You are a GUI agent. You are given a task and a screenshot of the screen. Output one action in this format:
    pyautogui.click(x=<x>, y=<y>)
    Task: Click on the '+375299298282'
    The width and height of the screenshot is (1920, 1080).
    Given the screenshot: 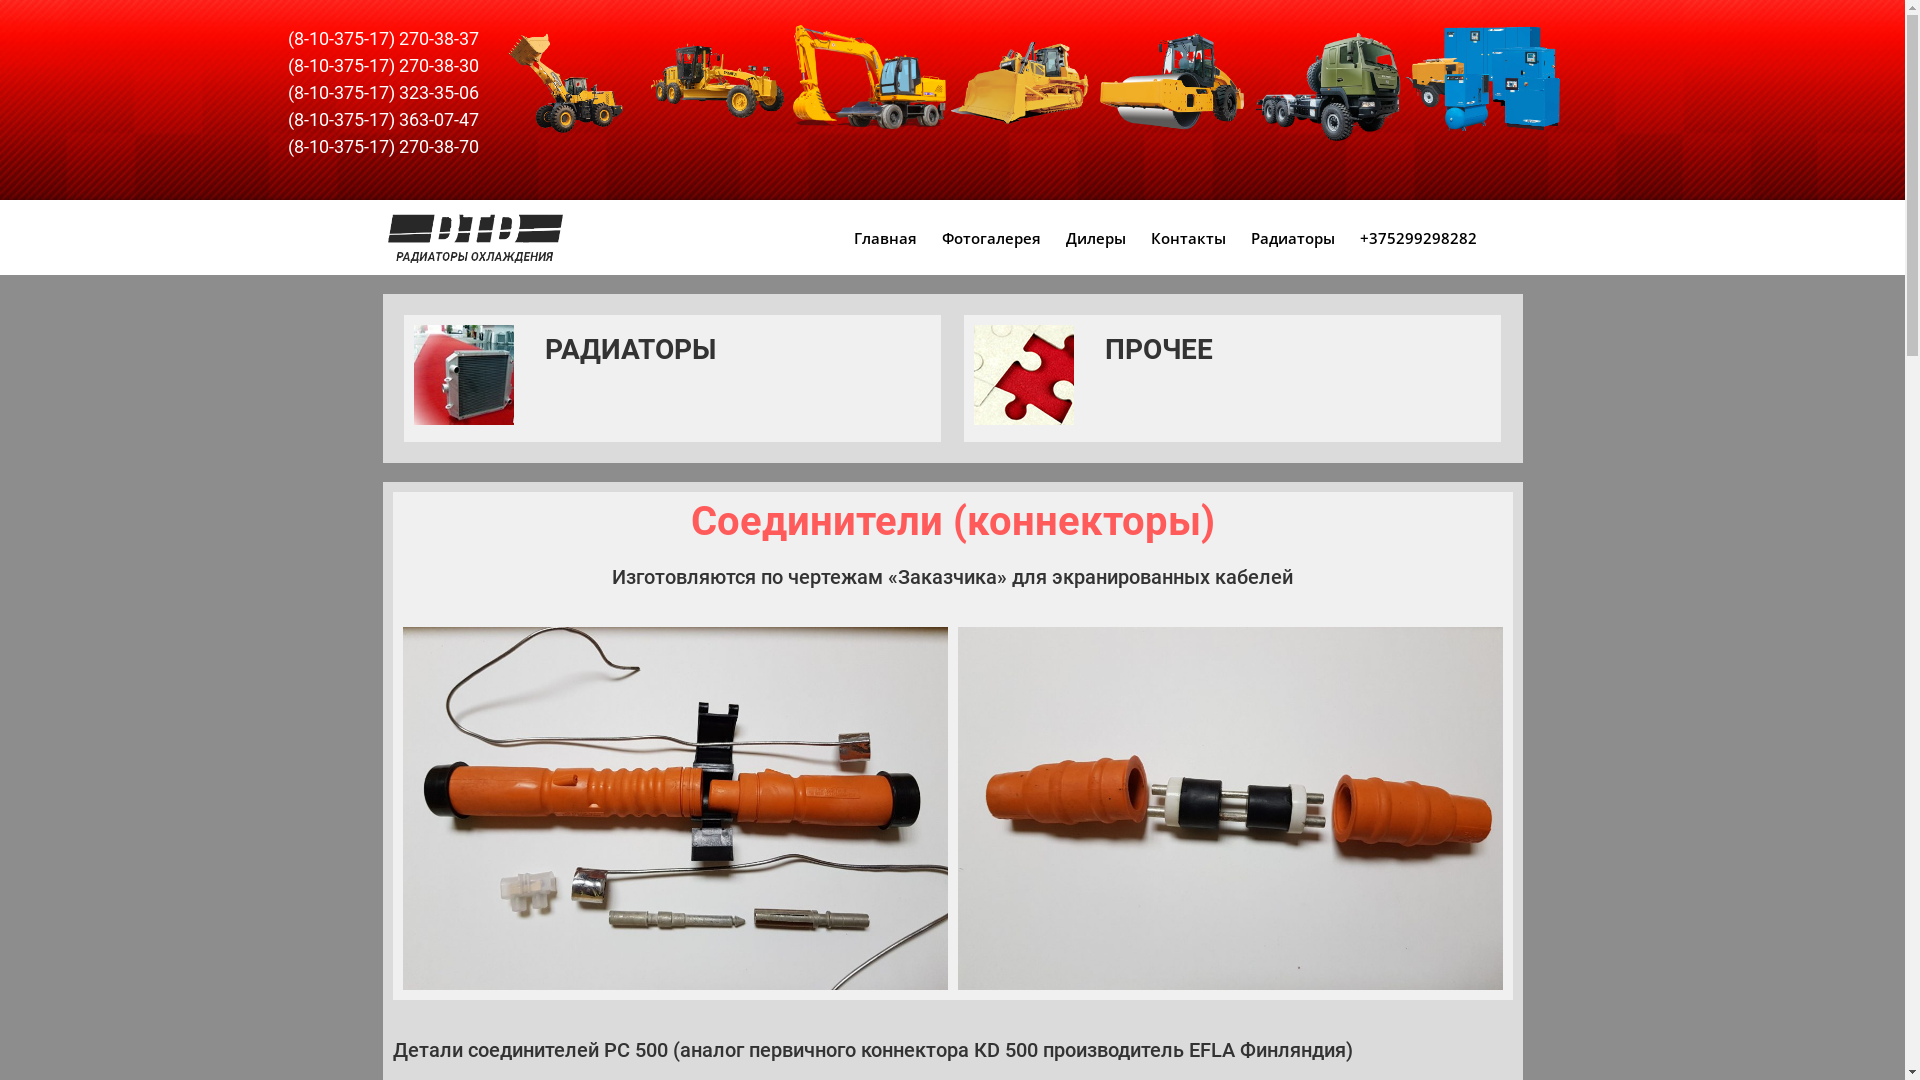 What is the action you would take?
    pyautogui.click(x=1417, y=235)
    